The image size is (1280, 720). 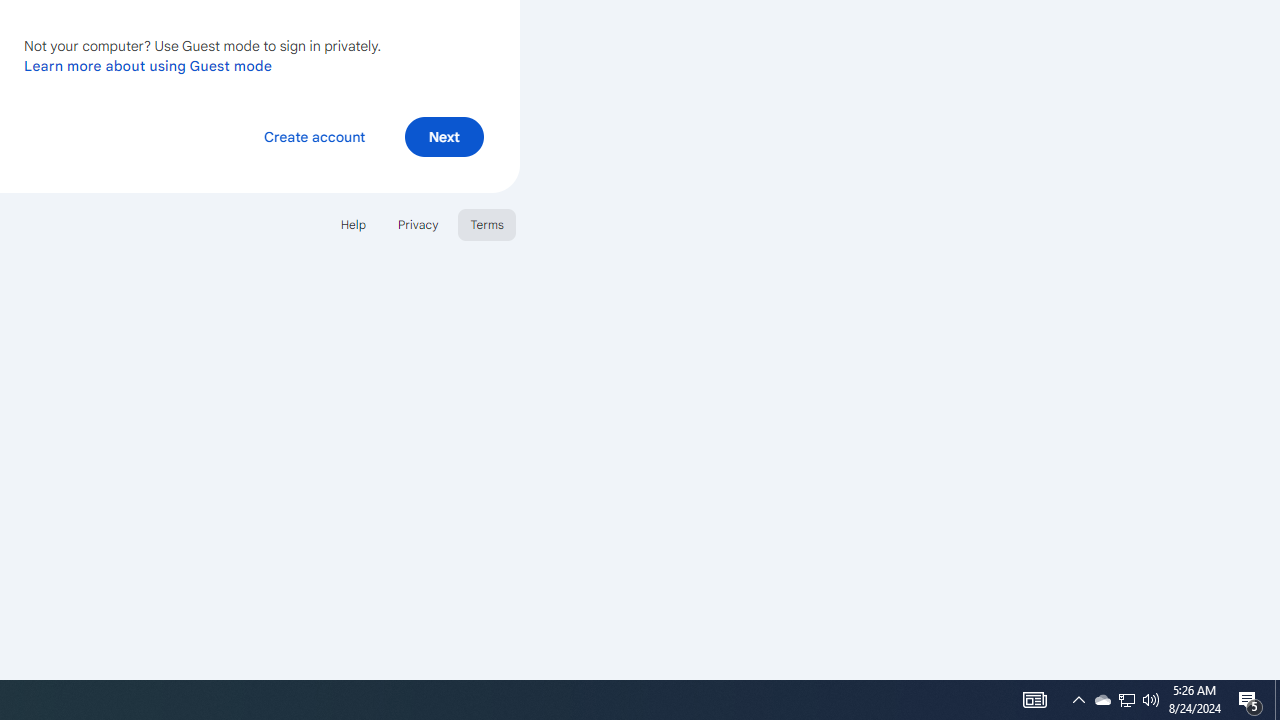 What do you see at coordinates (352, 224) in the screenshot?
I see `'Help'` at bounding box center [352, 224].